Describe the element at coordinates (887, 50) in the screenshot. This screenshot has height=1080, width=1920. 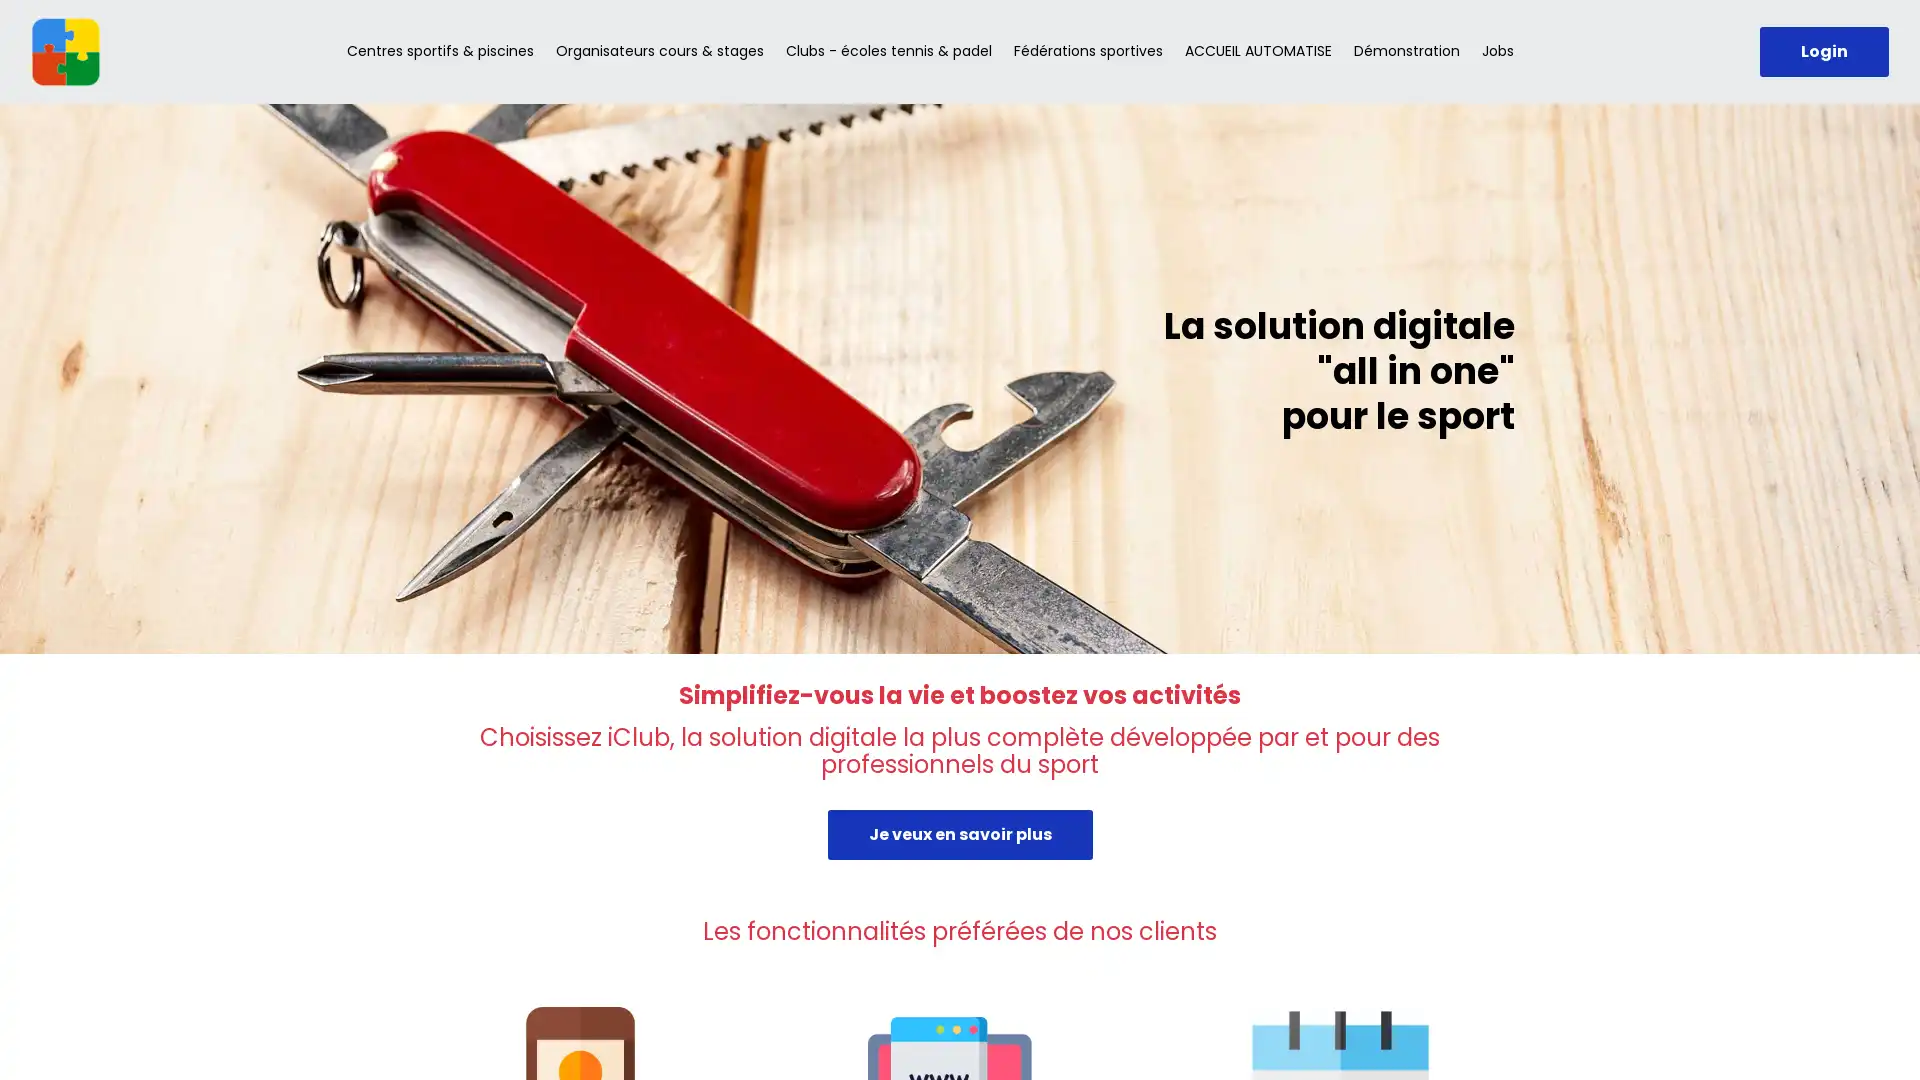
I see `Clubs - ecoles tennis & padel` at that location.